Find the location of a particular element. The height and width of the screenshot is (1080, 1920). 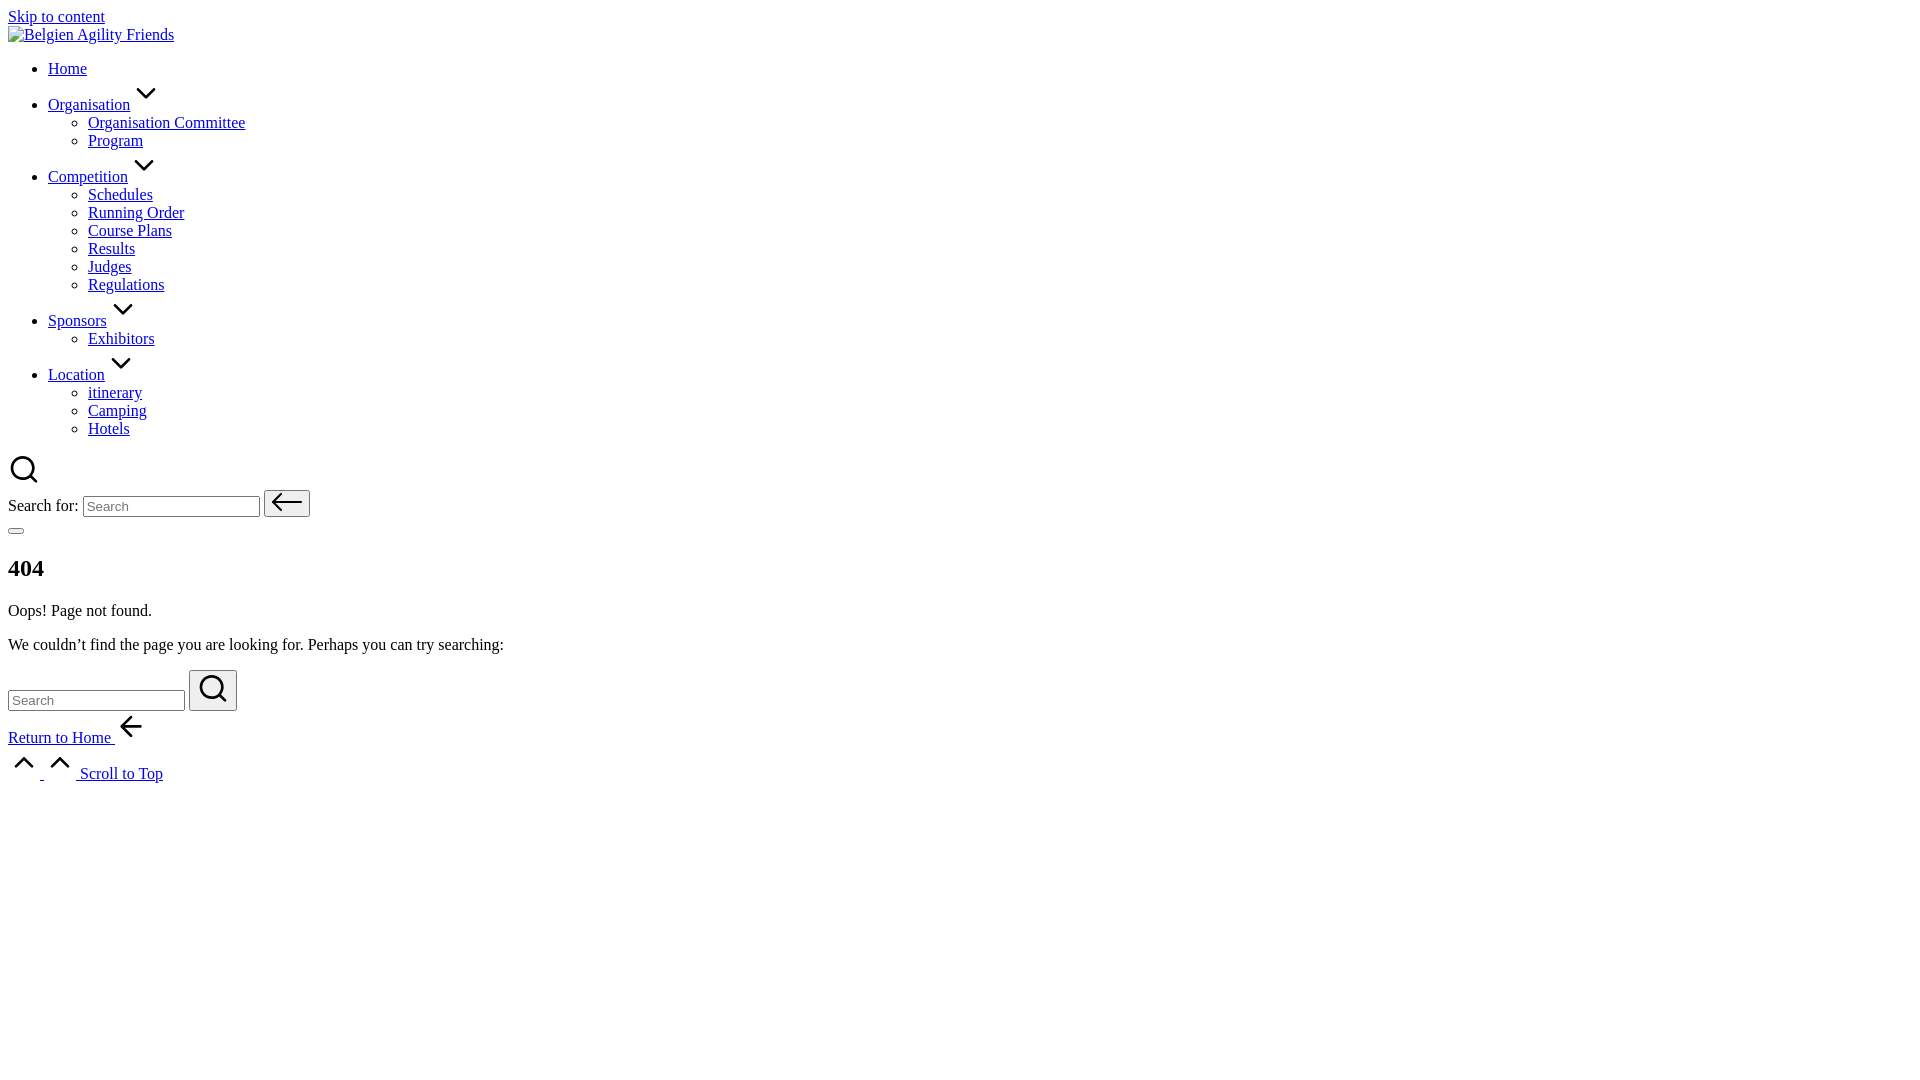

'Home' is located at coordinates (67, 67).